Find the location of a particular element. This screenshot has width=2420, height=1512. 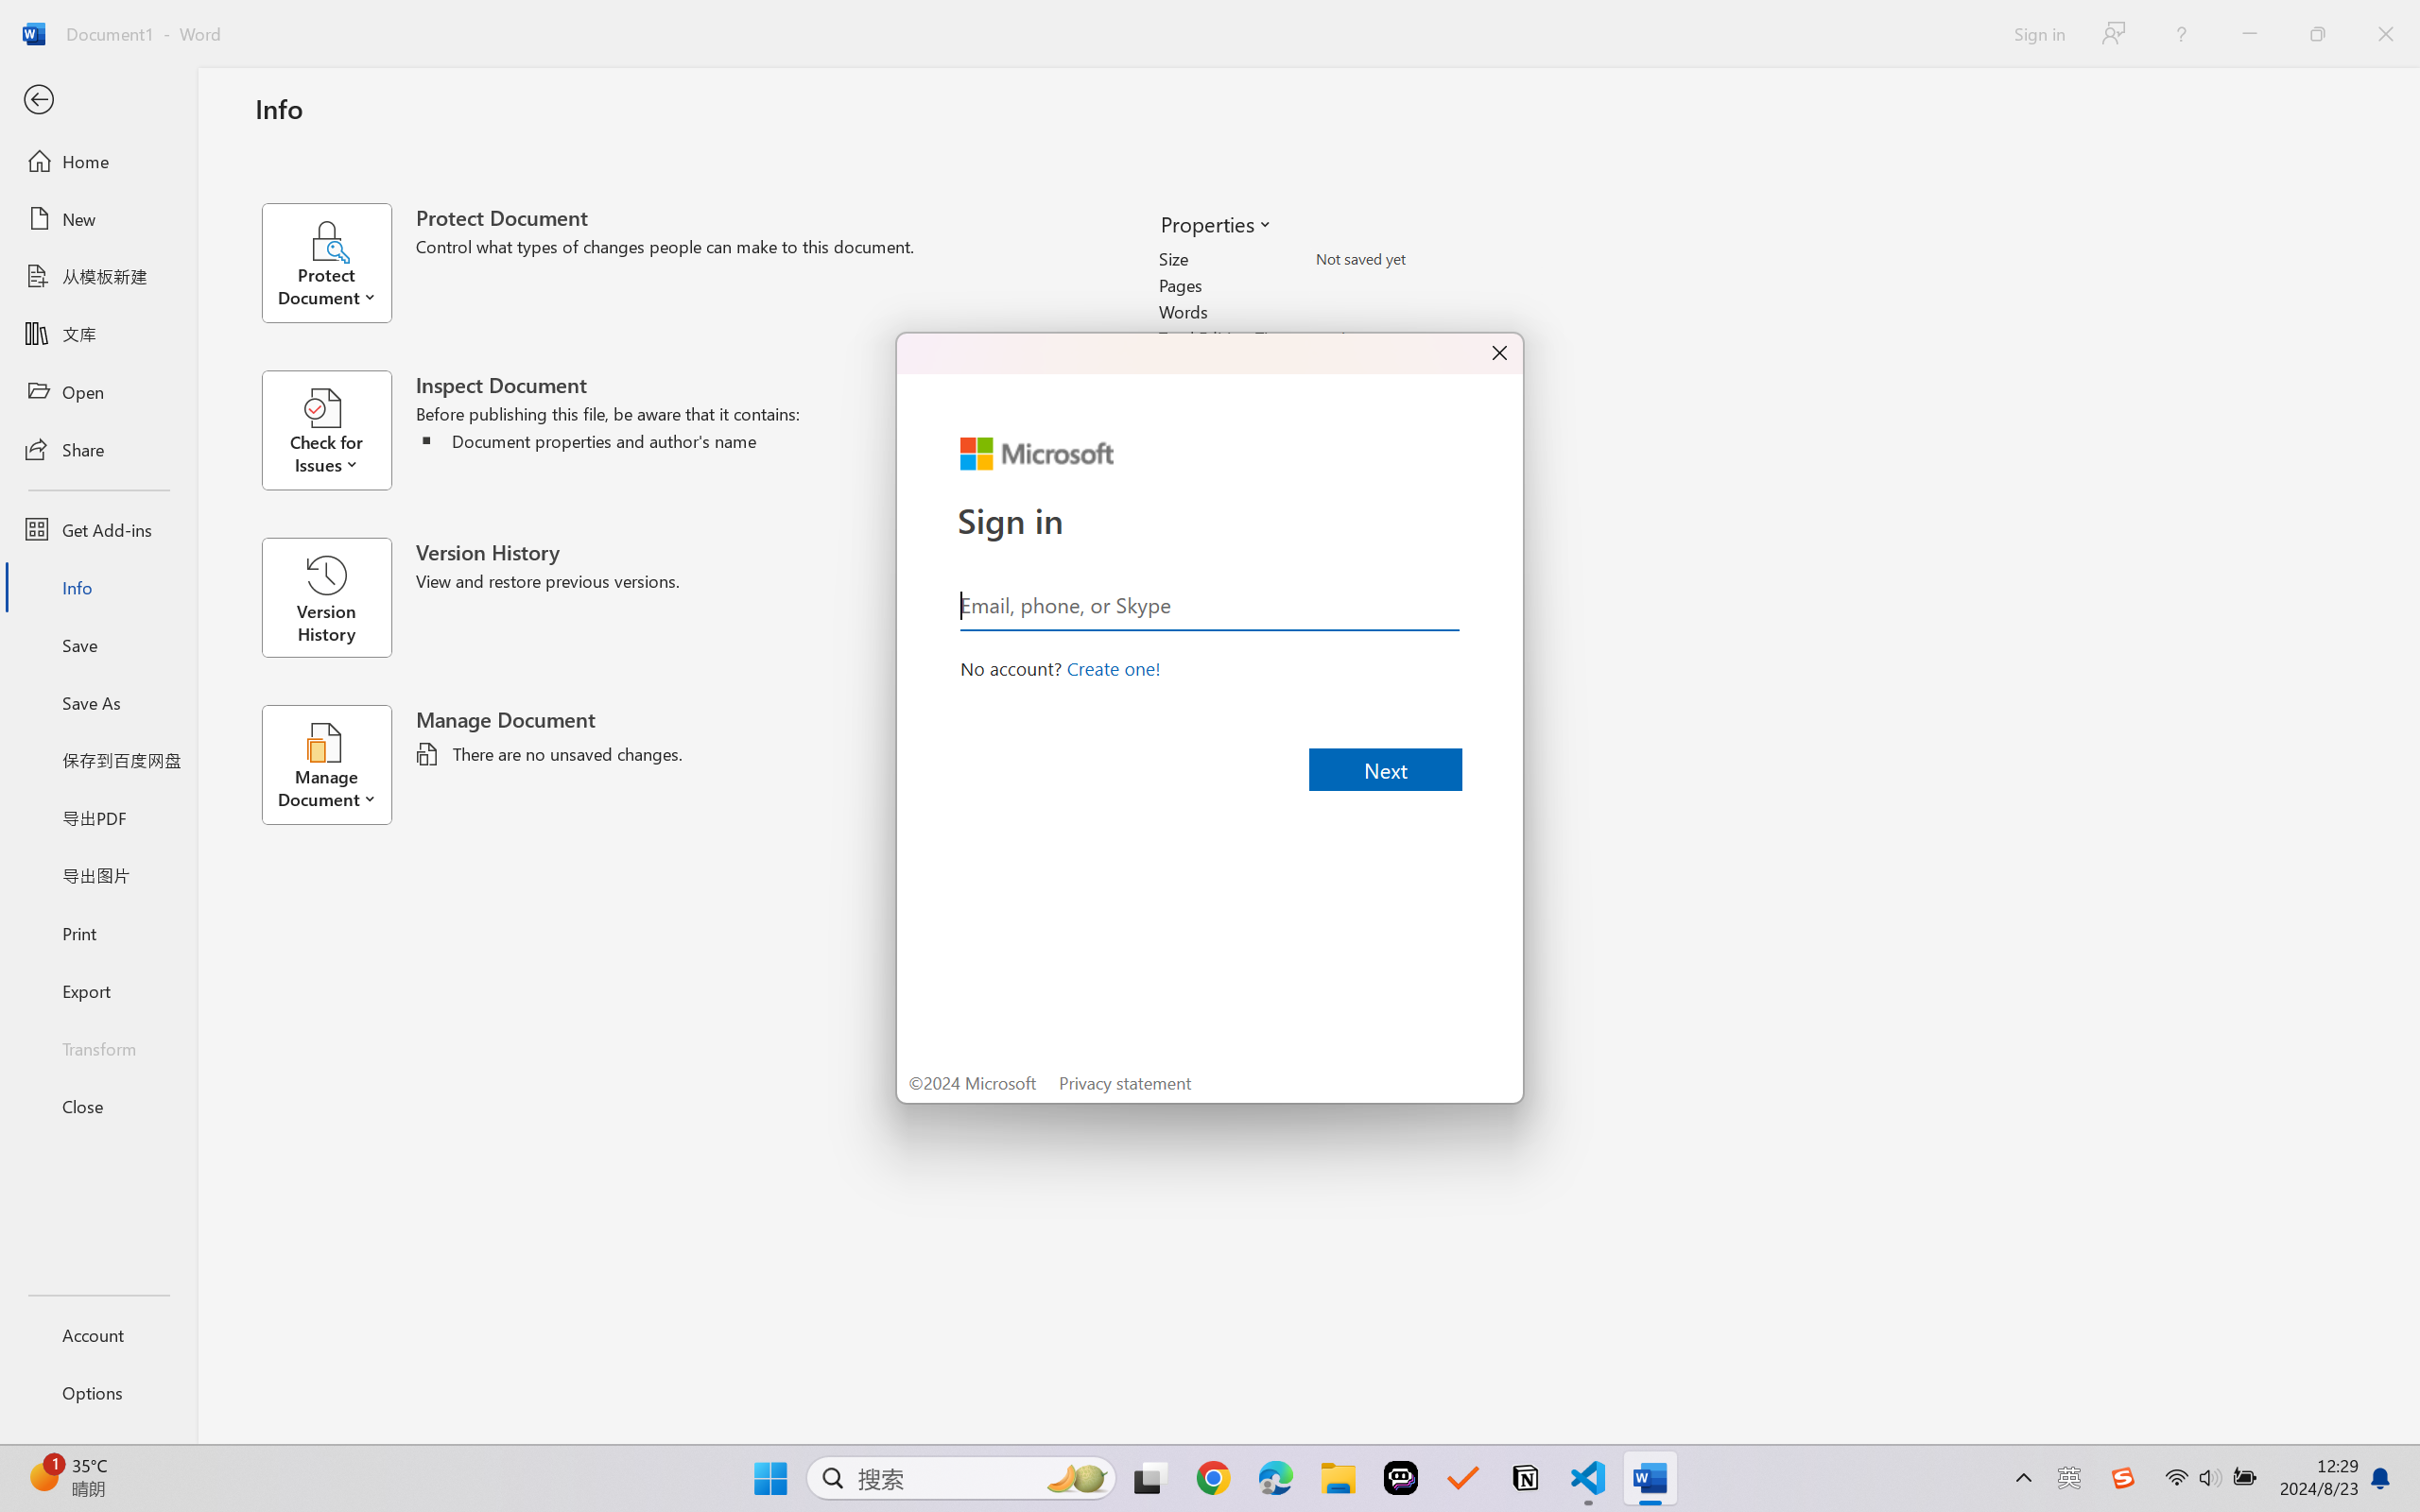

'Info' is located at coordinates (97, 586).